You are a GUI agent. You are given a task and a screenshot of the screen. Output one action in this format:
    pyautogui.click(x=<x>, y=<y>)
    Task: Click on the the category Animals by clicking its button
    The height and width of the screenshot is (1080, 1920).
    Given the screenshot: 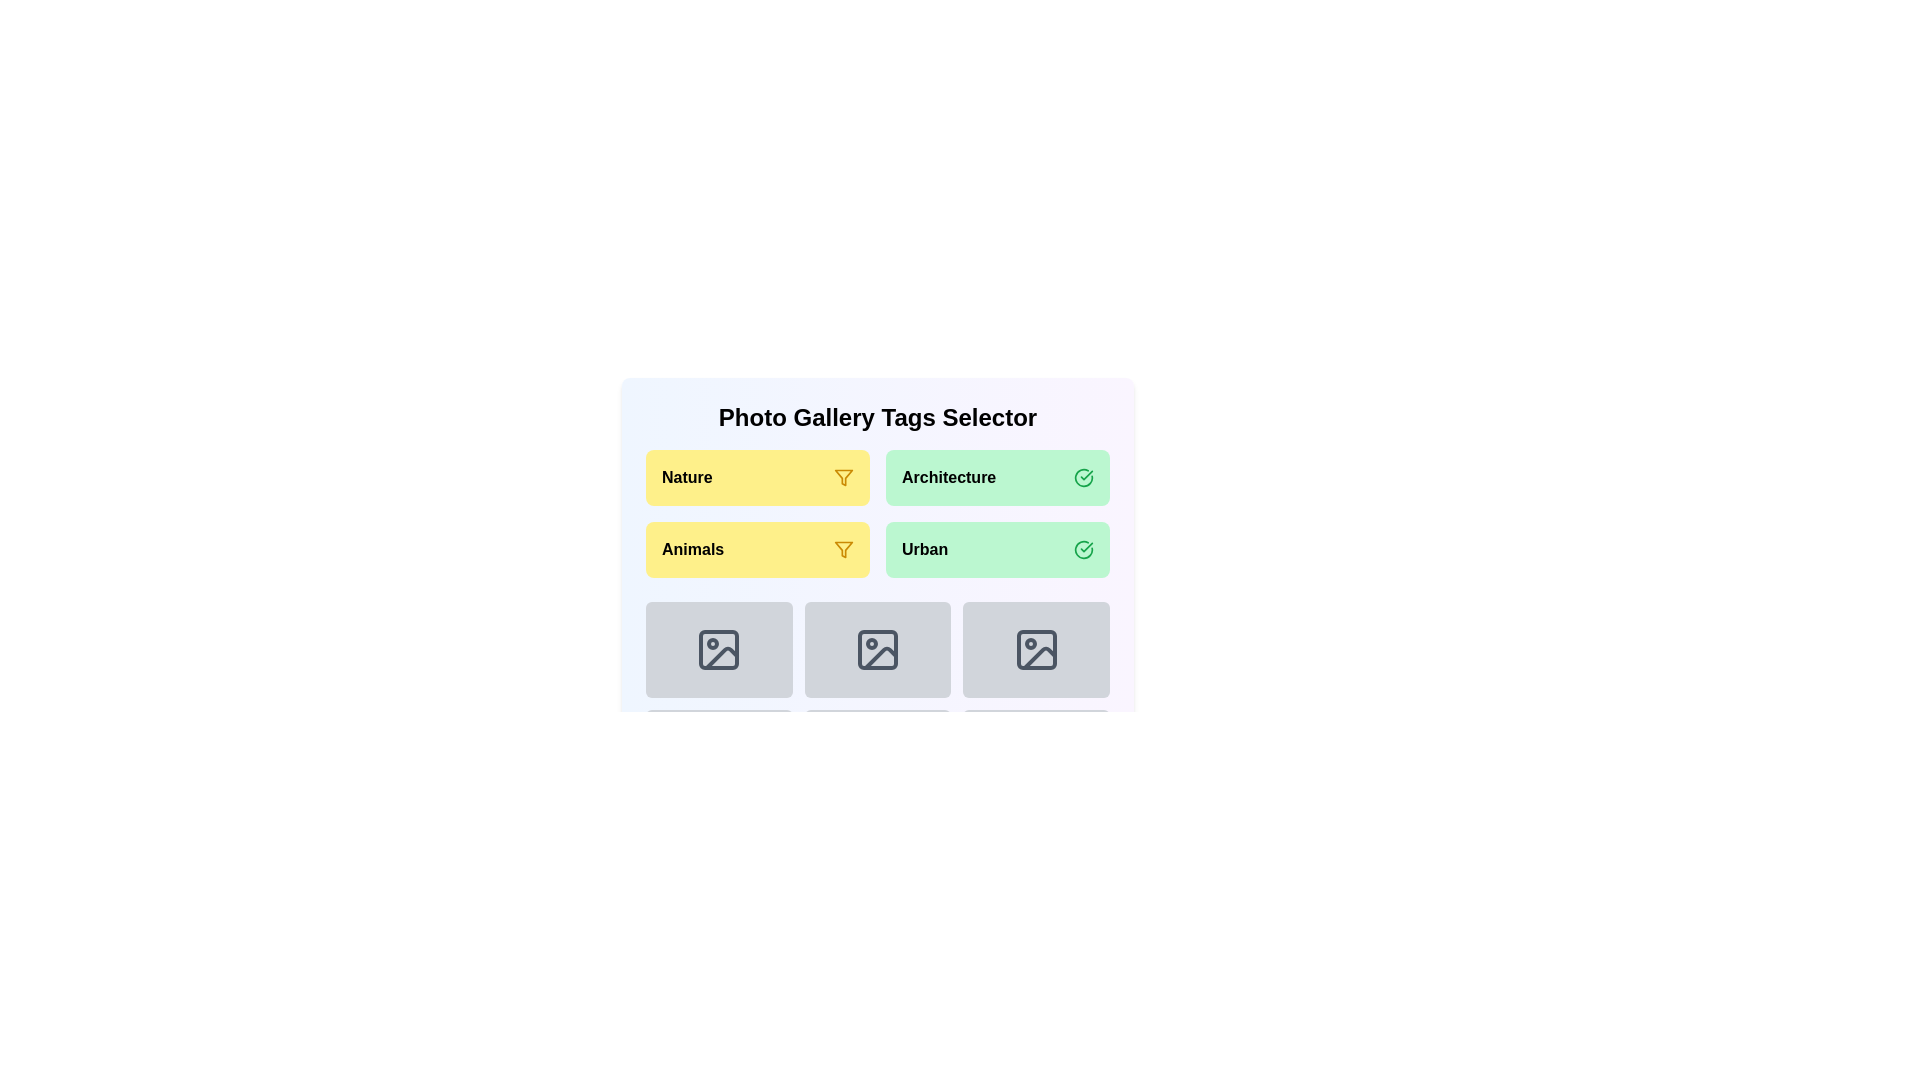 What is the action you would take?
    pyautogui.click(x=757, y=550)
    